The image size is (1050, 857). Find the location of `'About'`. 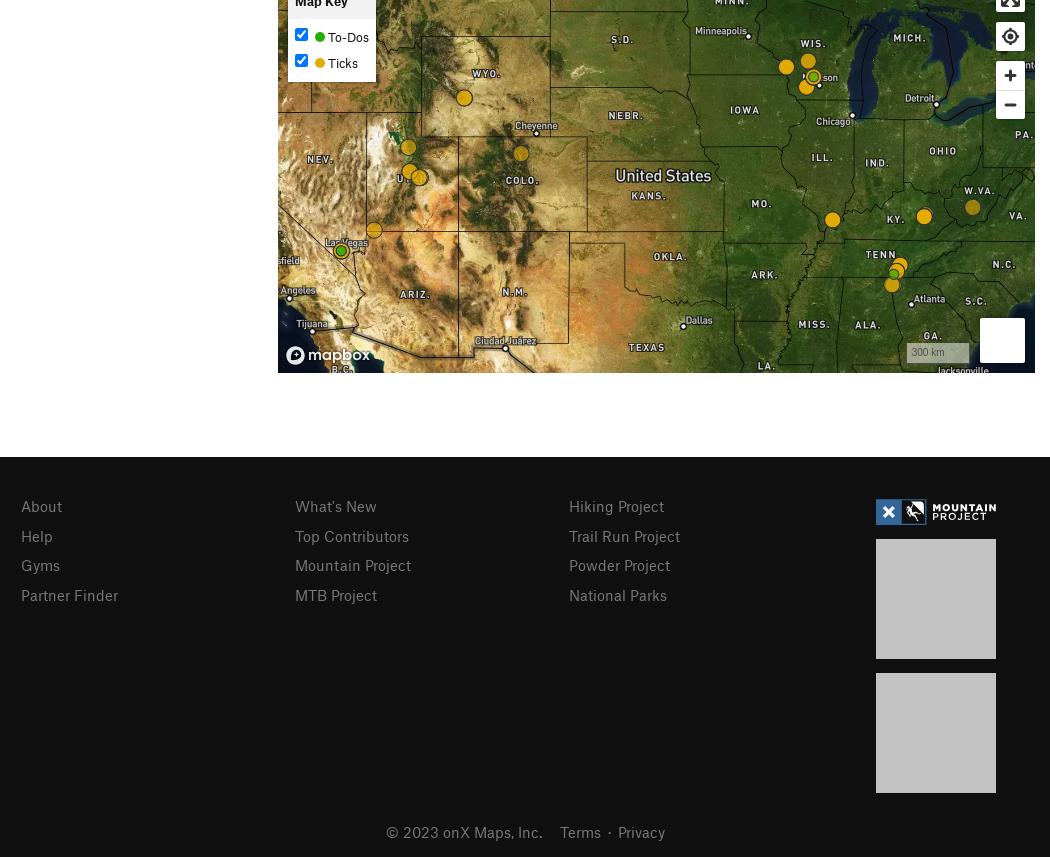

'About' is located at coordinates (40, 505).